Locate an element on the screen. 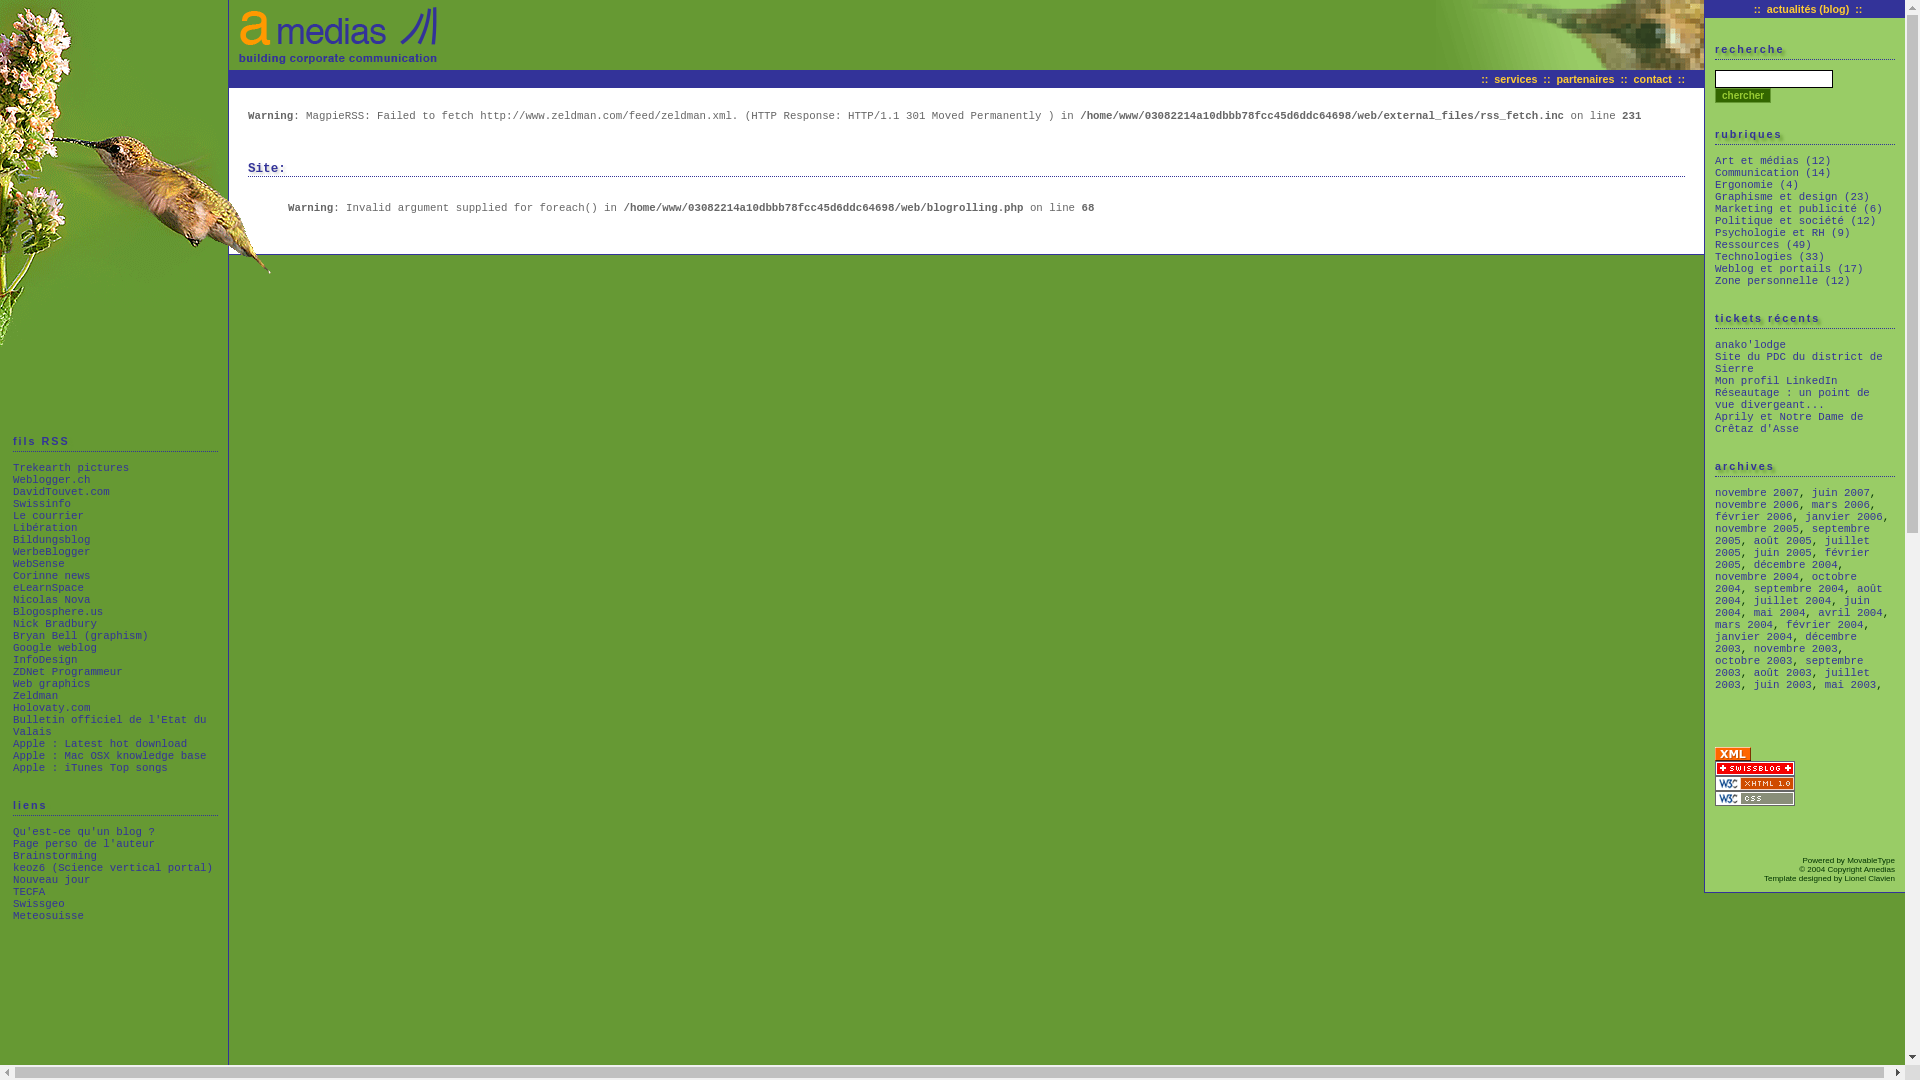  'InfoDesign' is located at coordinates (45, 659).